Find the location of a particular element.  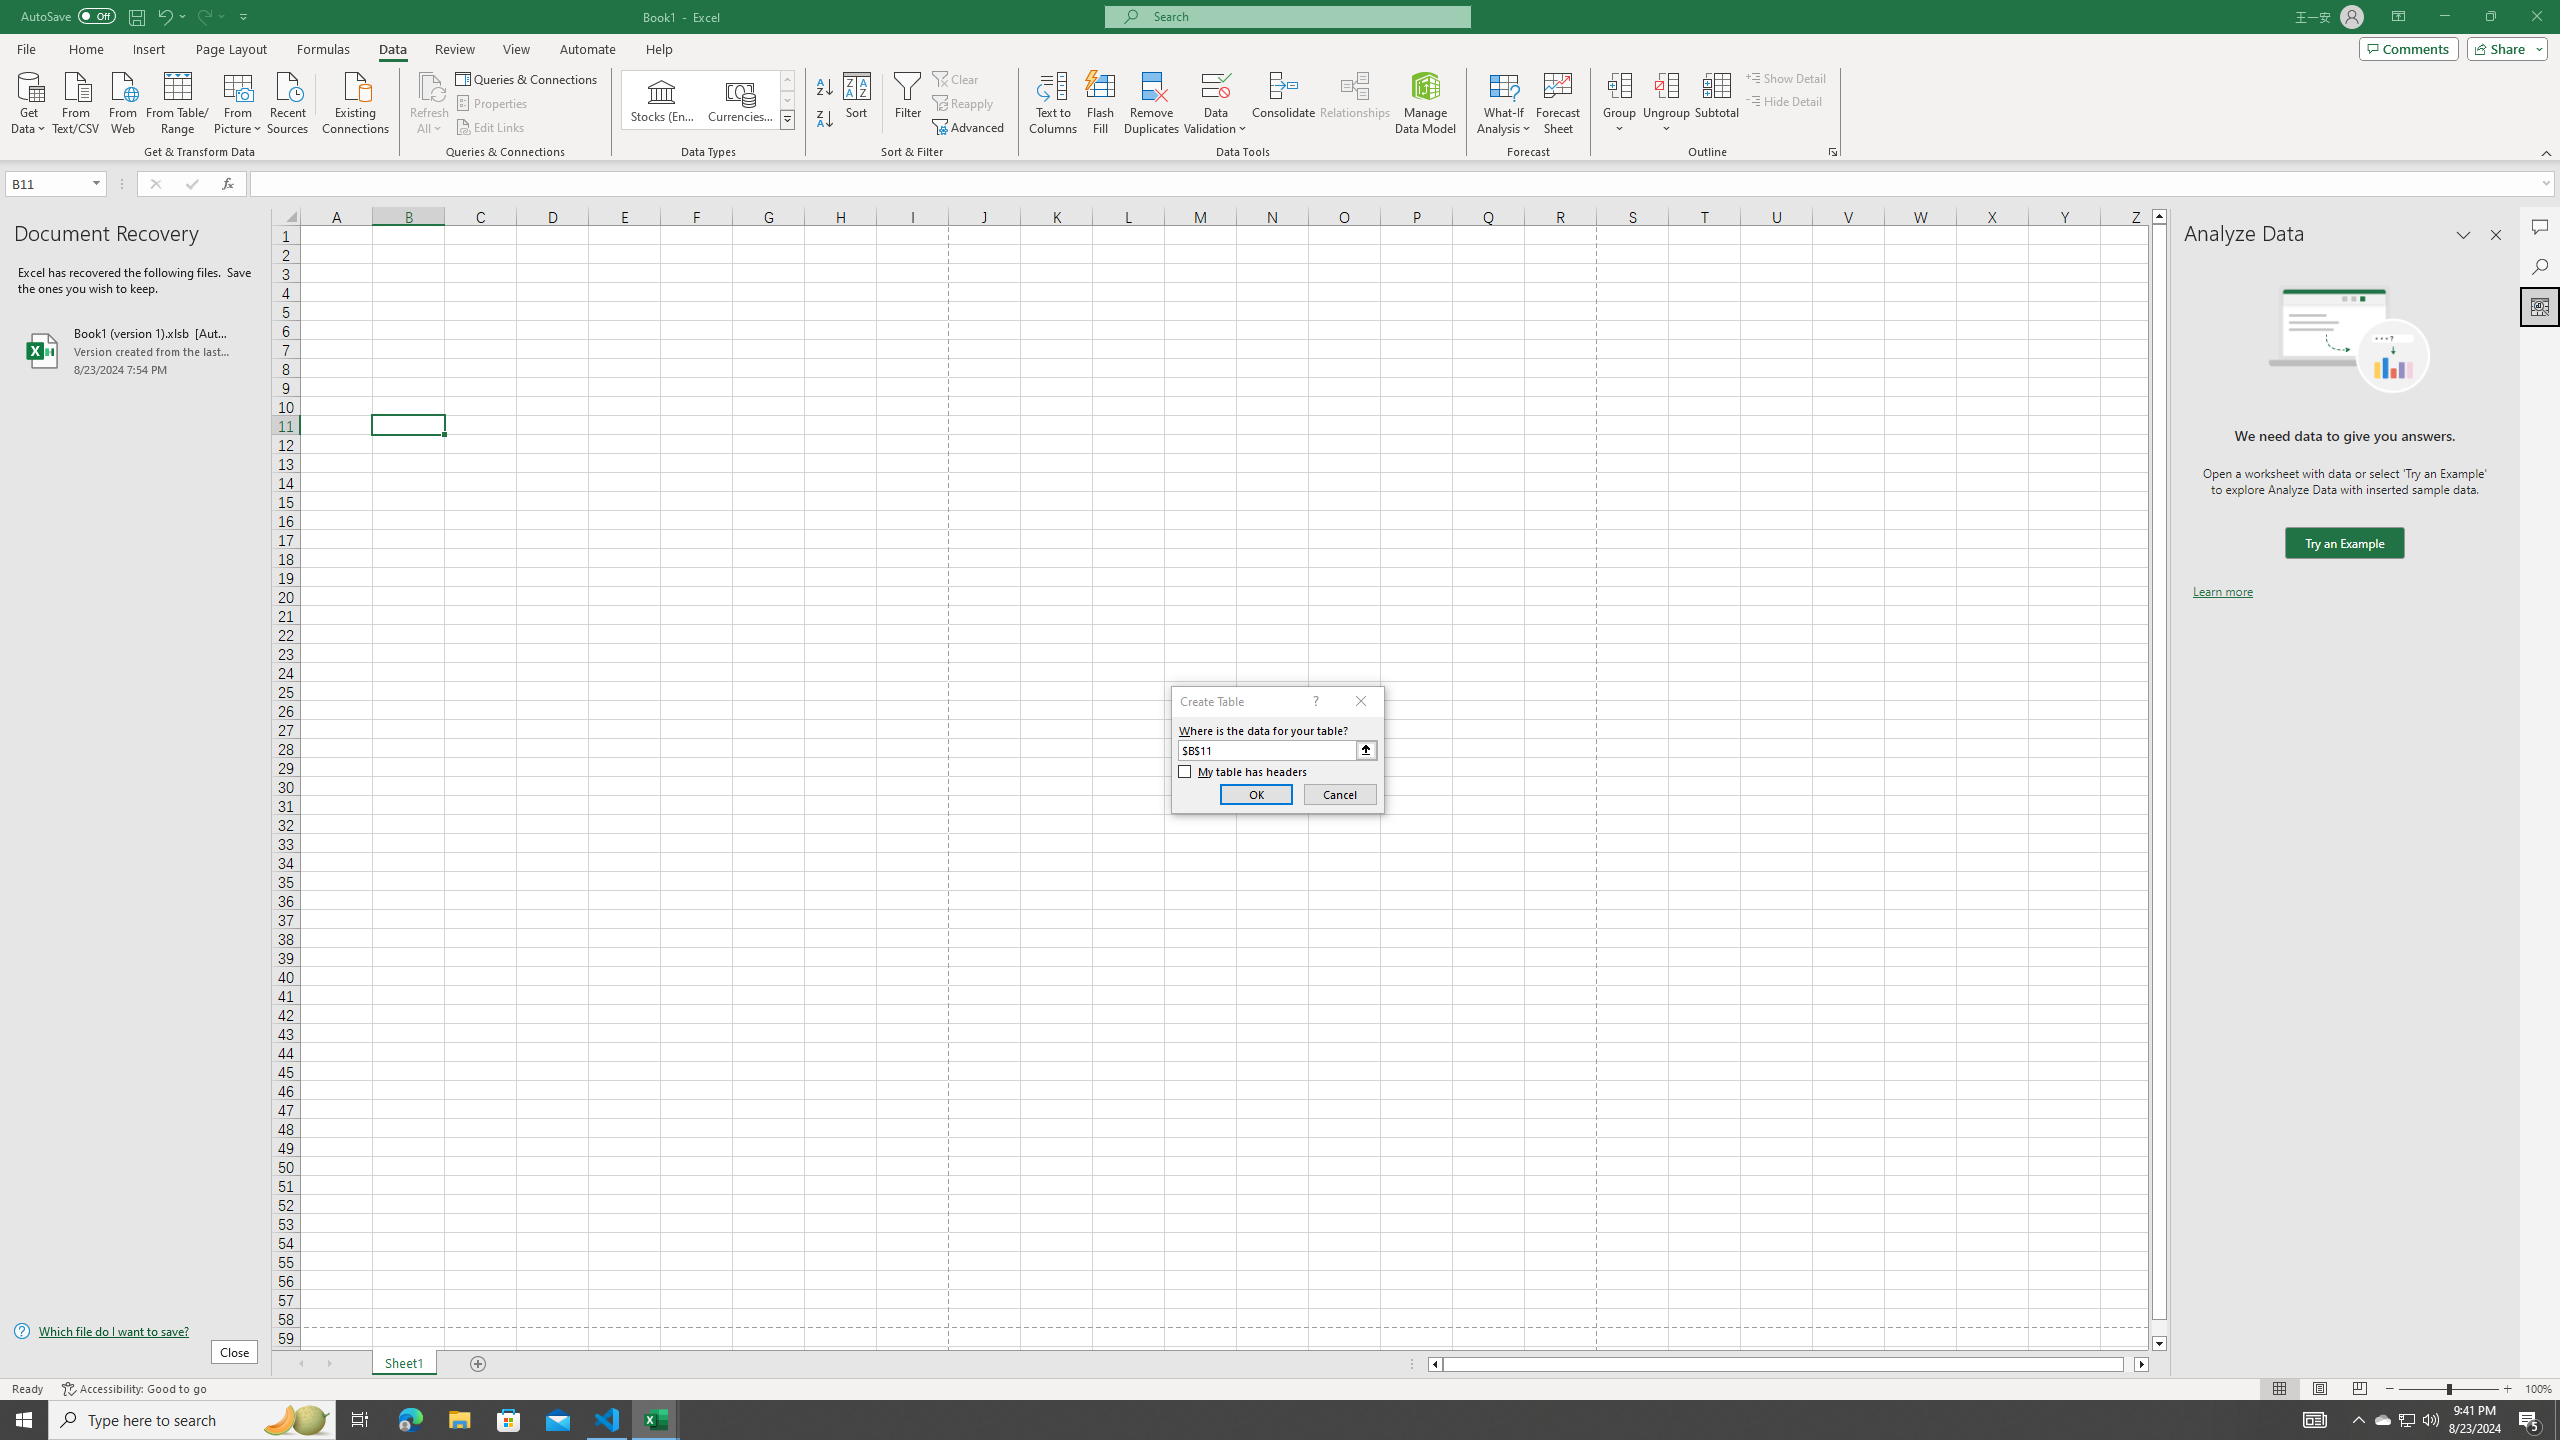

'Forecast Sheet' is located at coordinates (1557, 103).